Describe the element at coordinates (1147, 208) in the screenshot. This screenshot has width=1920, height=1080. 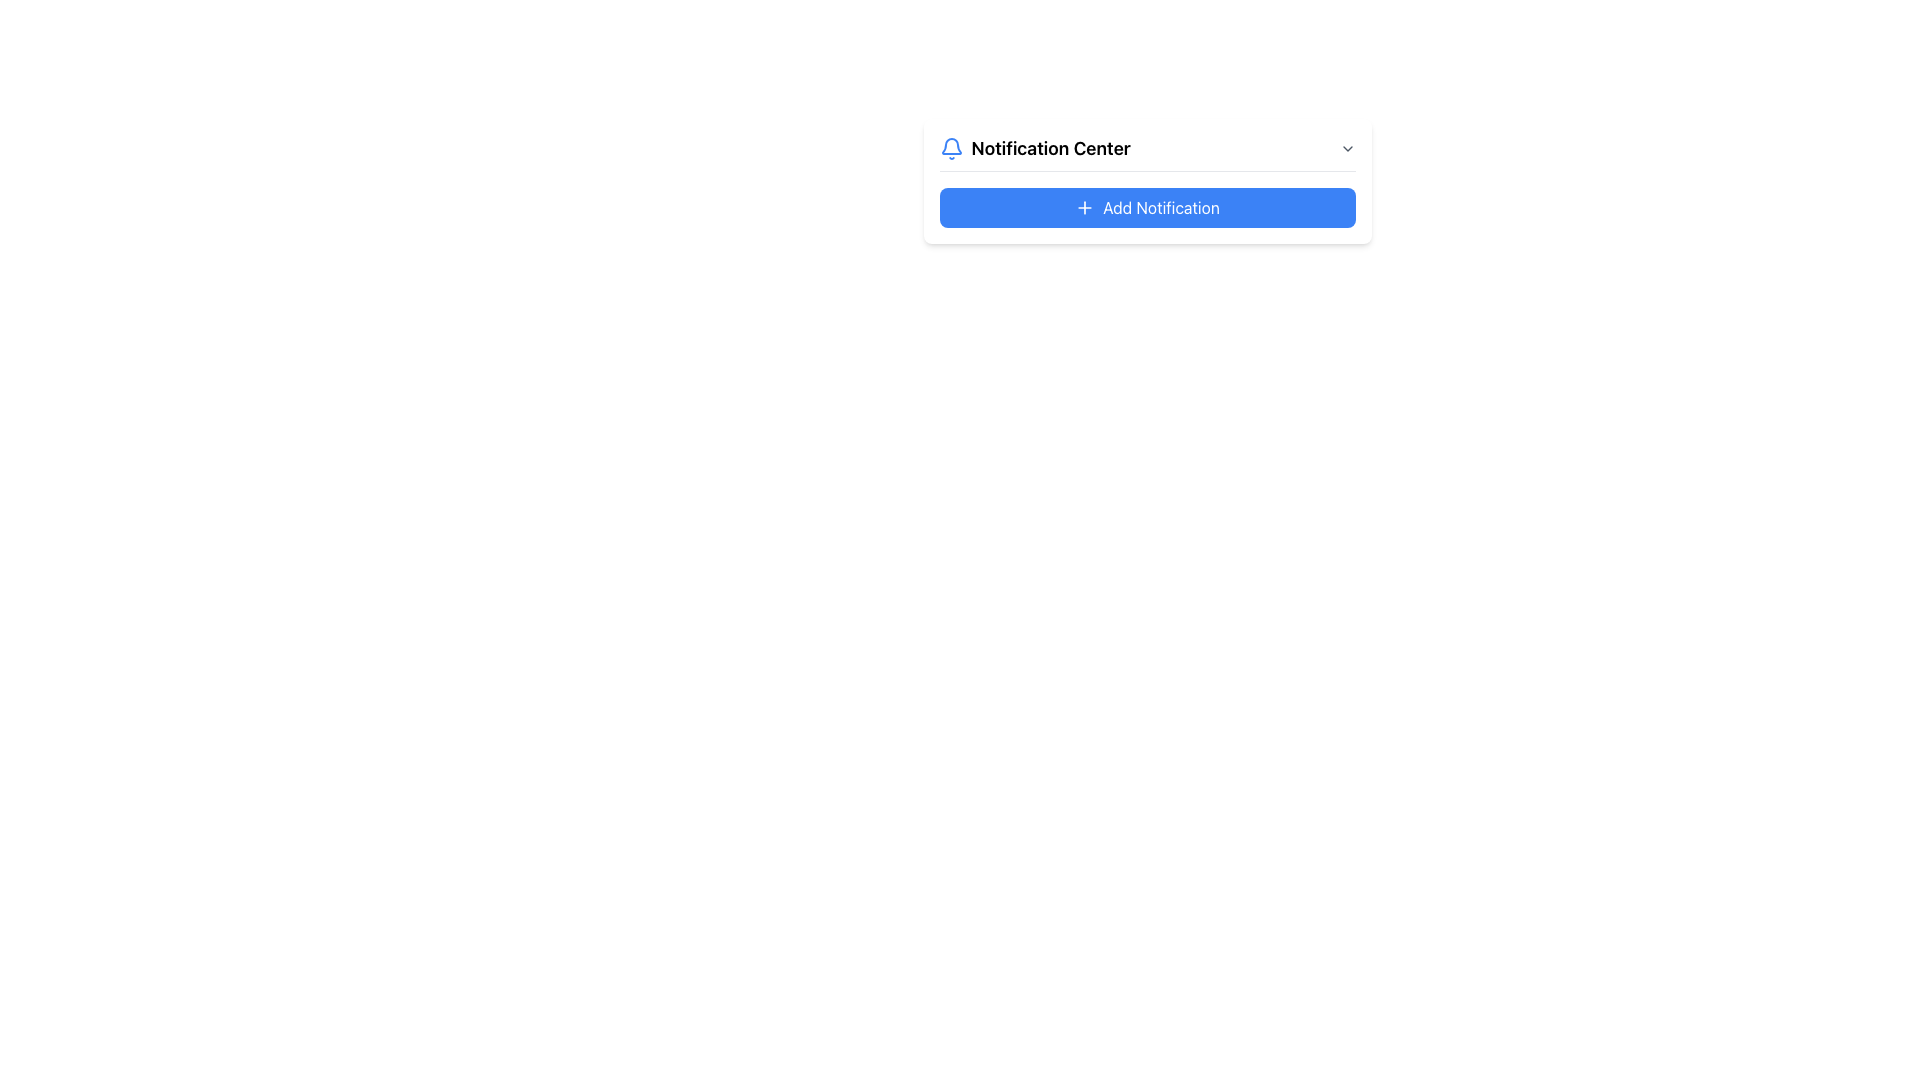
I see `the button located at the bottom of the 'Notification Center' card to observe hover effects` at that location.